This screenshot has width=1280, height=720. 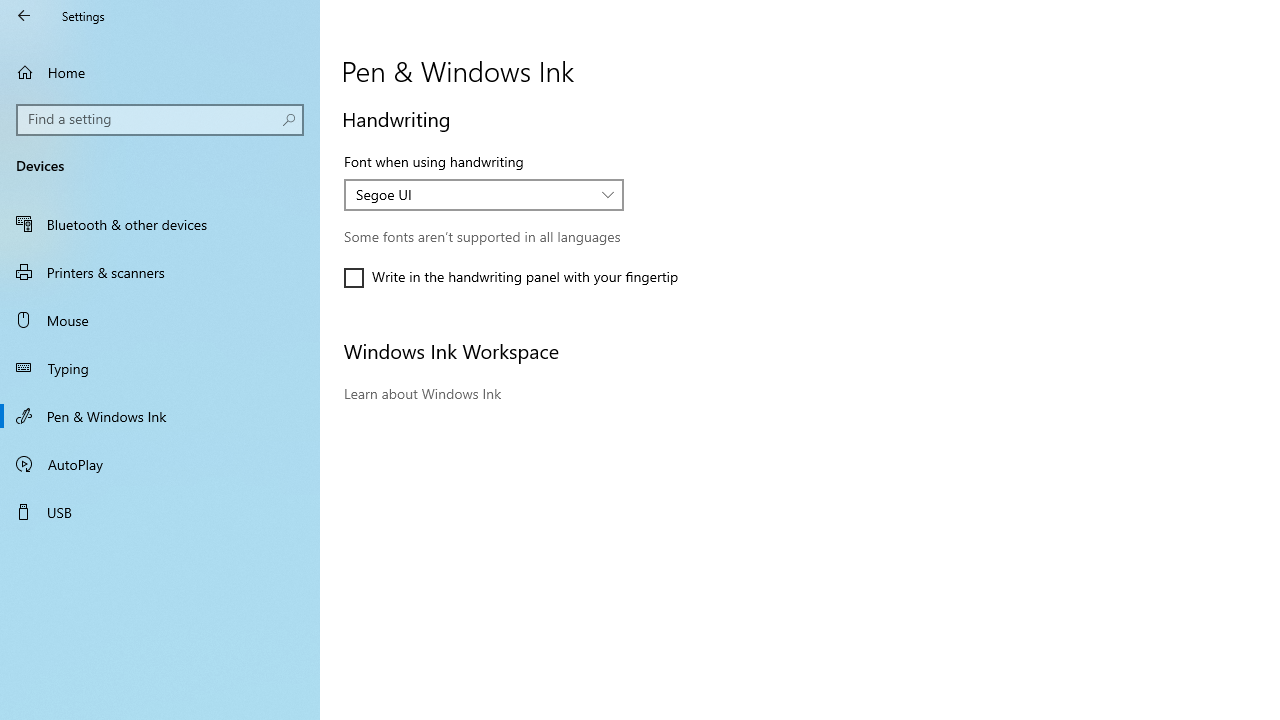 What do you see at coordinates (484, 195) in the screenshot?
I see `'Font when using handwriting'` at bounding box center [484, 195].